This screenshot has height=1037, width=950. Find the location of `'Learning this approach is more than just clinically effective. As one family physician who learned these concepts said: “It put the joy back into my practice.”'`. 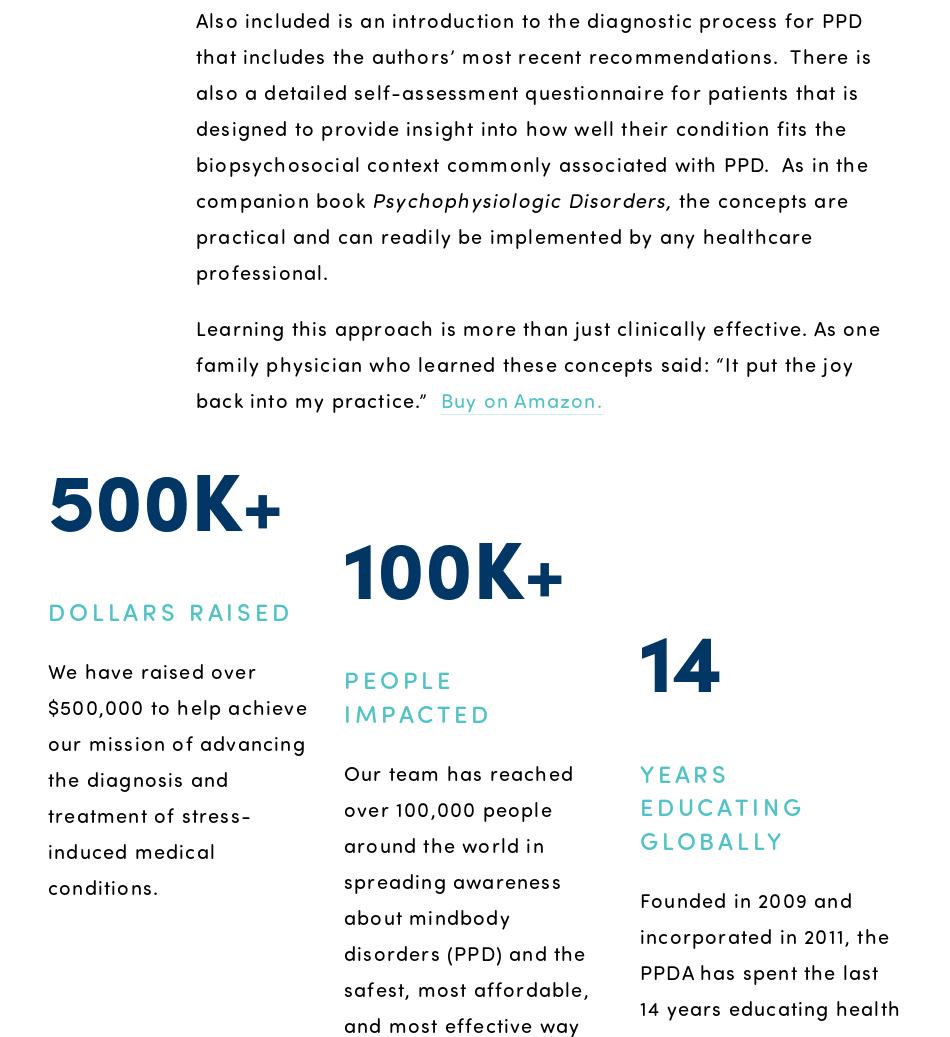

'Learning this approach is more than just clinically effective. As one family physician who learned these concepts said: “It put the joy back into my practice.”' is located at coordinates (541, 362).